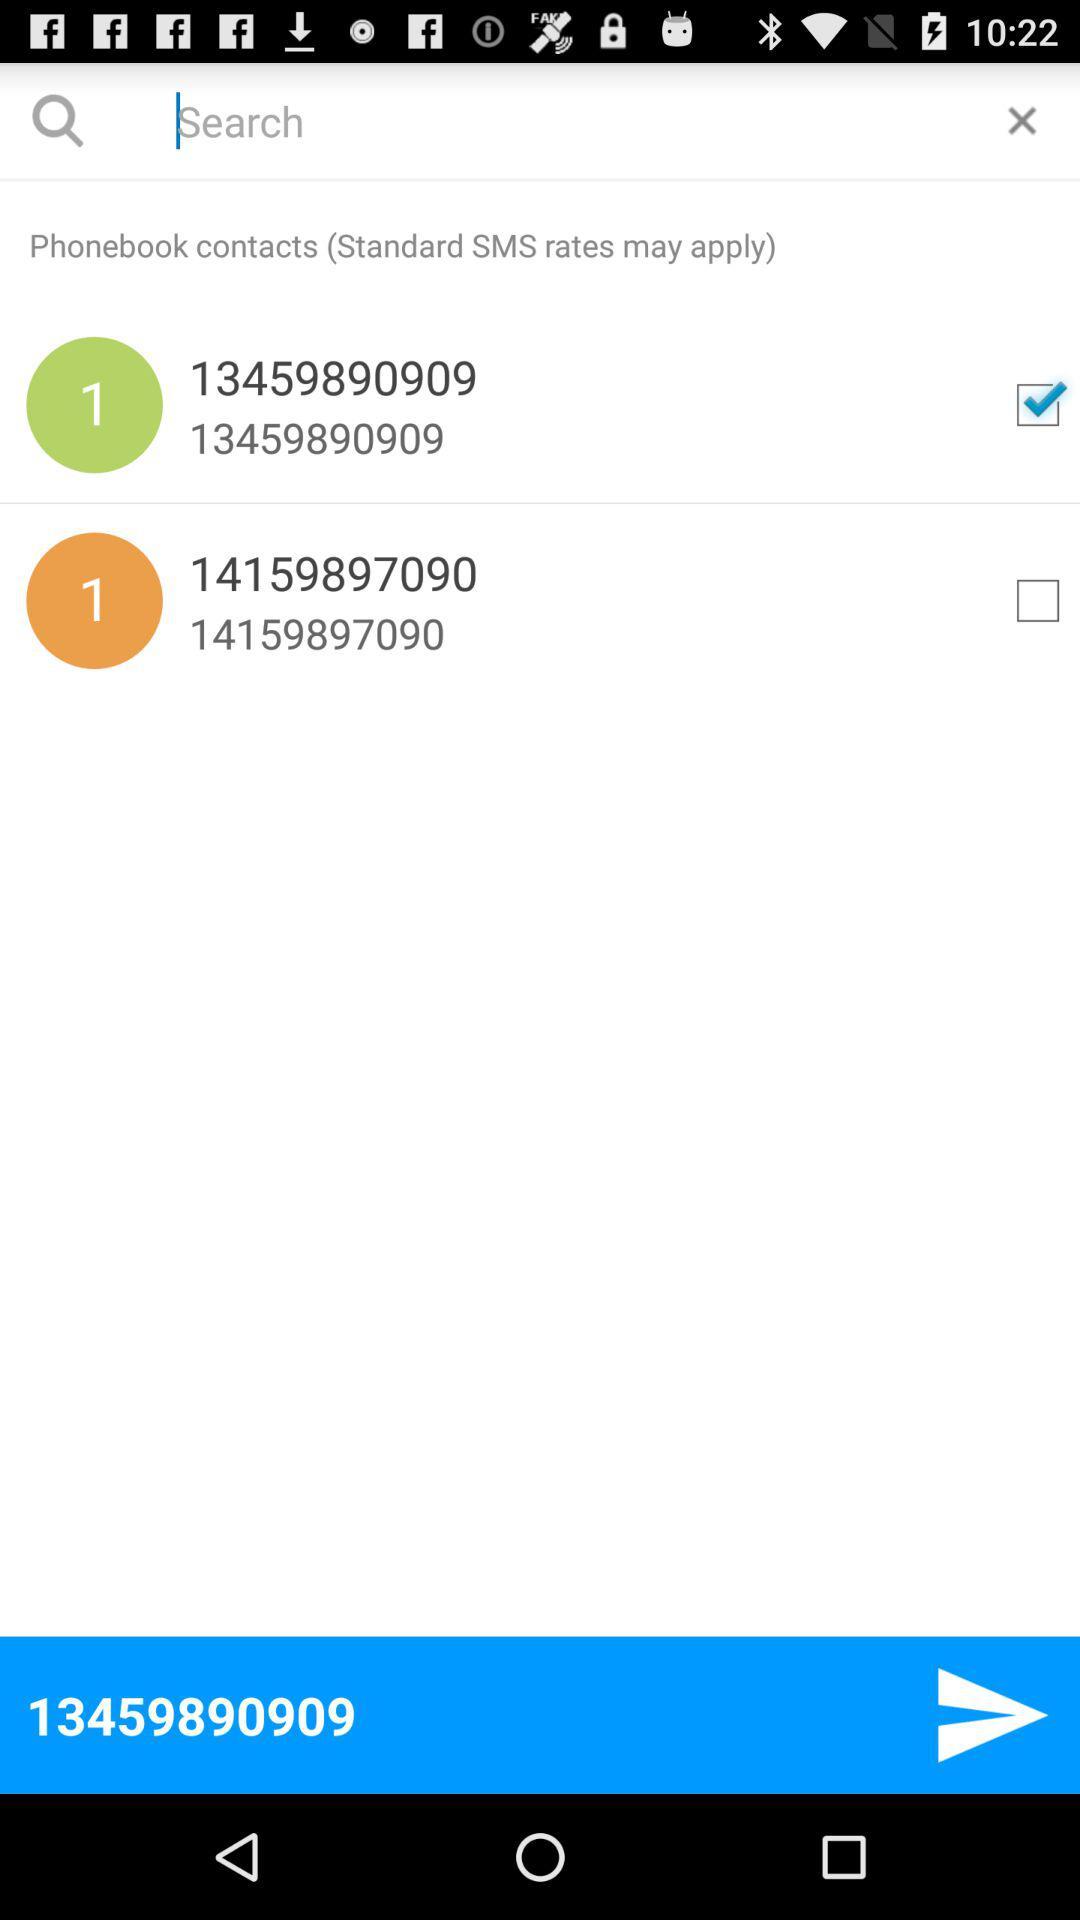 This screenshot has height=1920, width=1080. I want to click on contacts button, so click(1036, 599).